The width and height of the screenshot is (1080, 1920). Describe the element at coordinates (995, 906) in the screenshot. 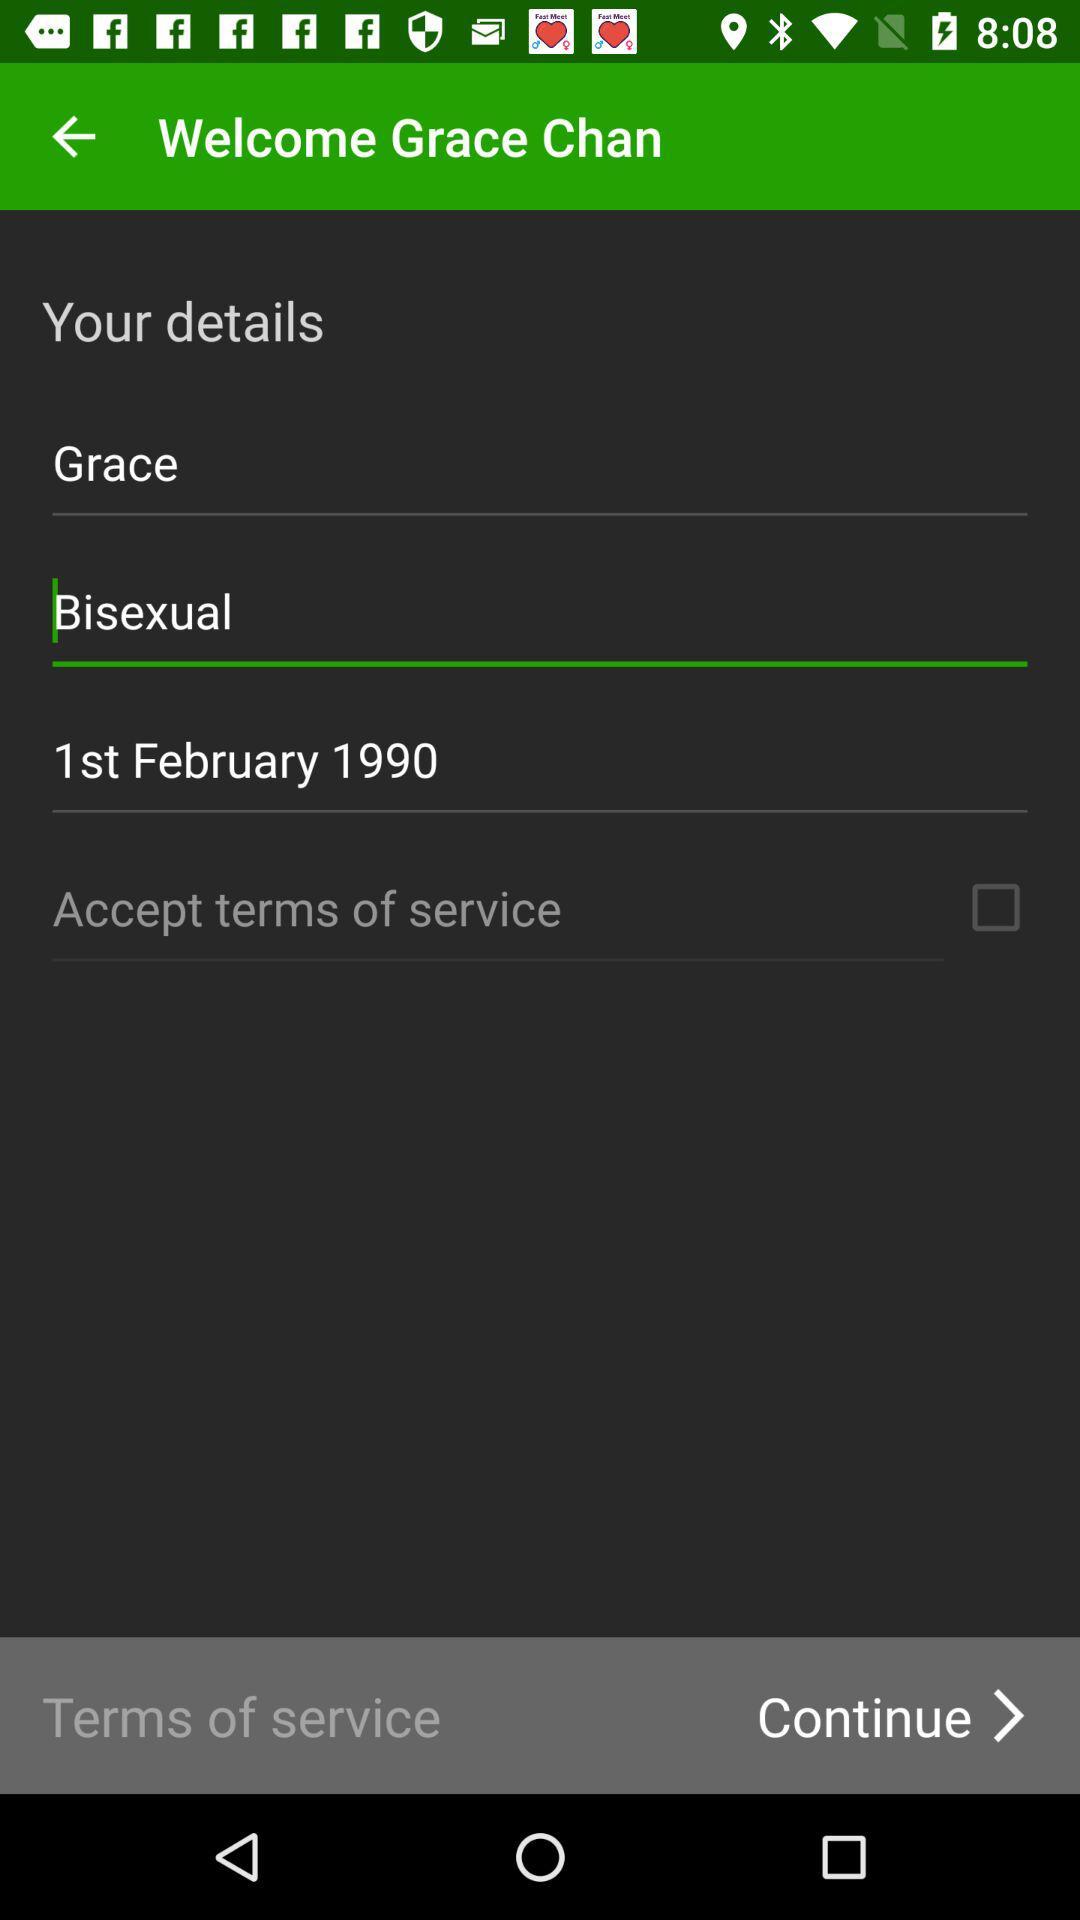

I see `terms of service` at that location.